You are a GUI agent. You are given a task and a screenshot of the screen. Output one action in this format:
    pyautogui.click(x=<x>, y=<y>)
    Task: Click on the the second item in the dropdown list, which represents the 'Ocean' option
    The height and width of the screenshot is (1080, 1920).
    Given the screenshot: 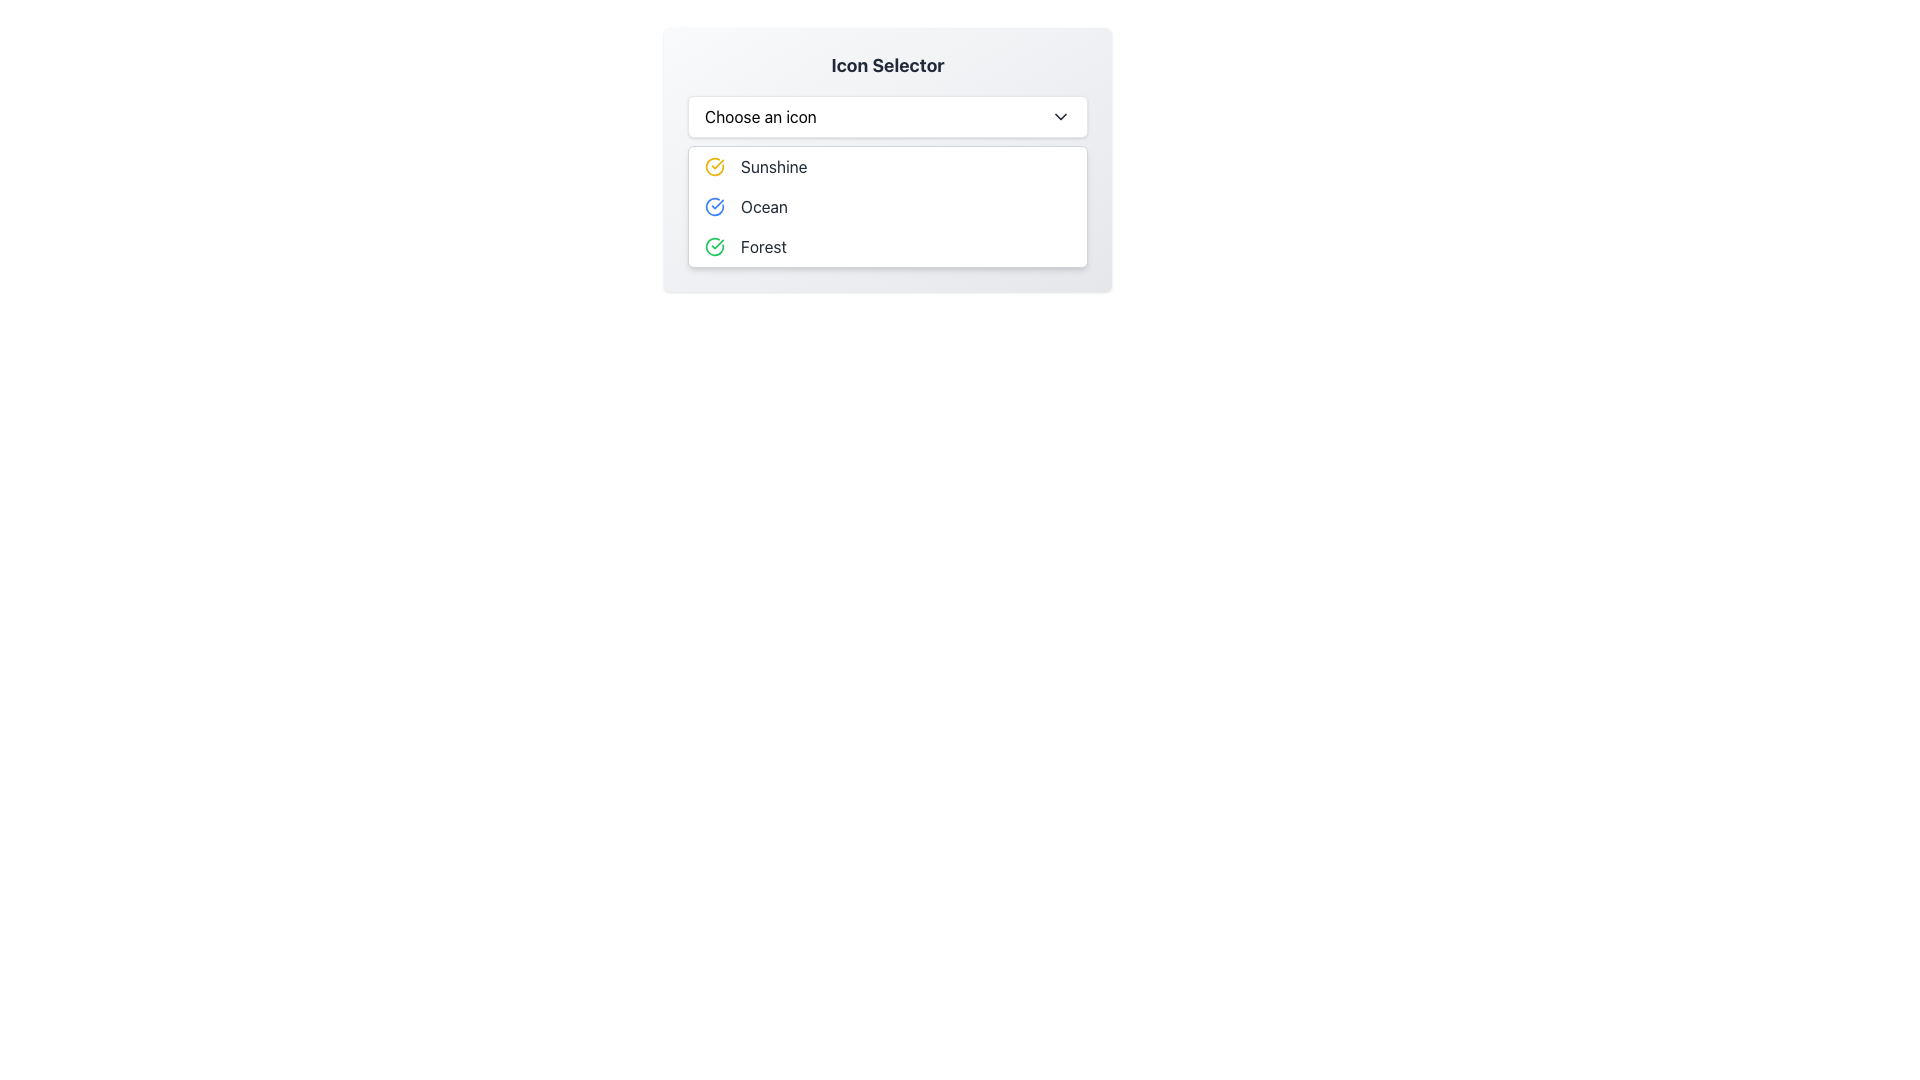 What is the action you would take?
    pyautogui.click(x=887, y=207)
    